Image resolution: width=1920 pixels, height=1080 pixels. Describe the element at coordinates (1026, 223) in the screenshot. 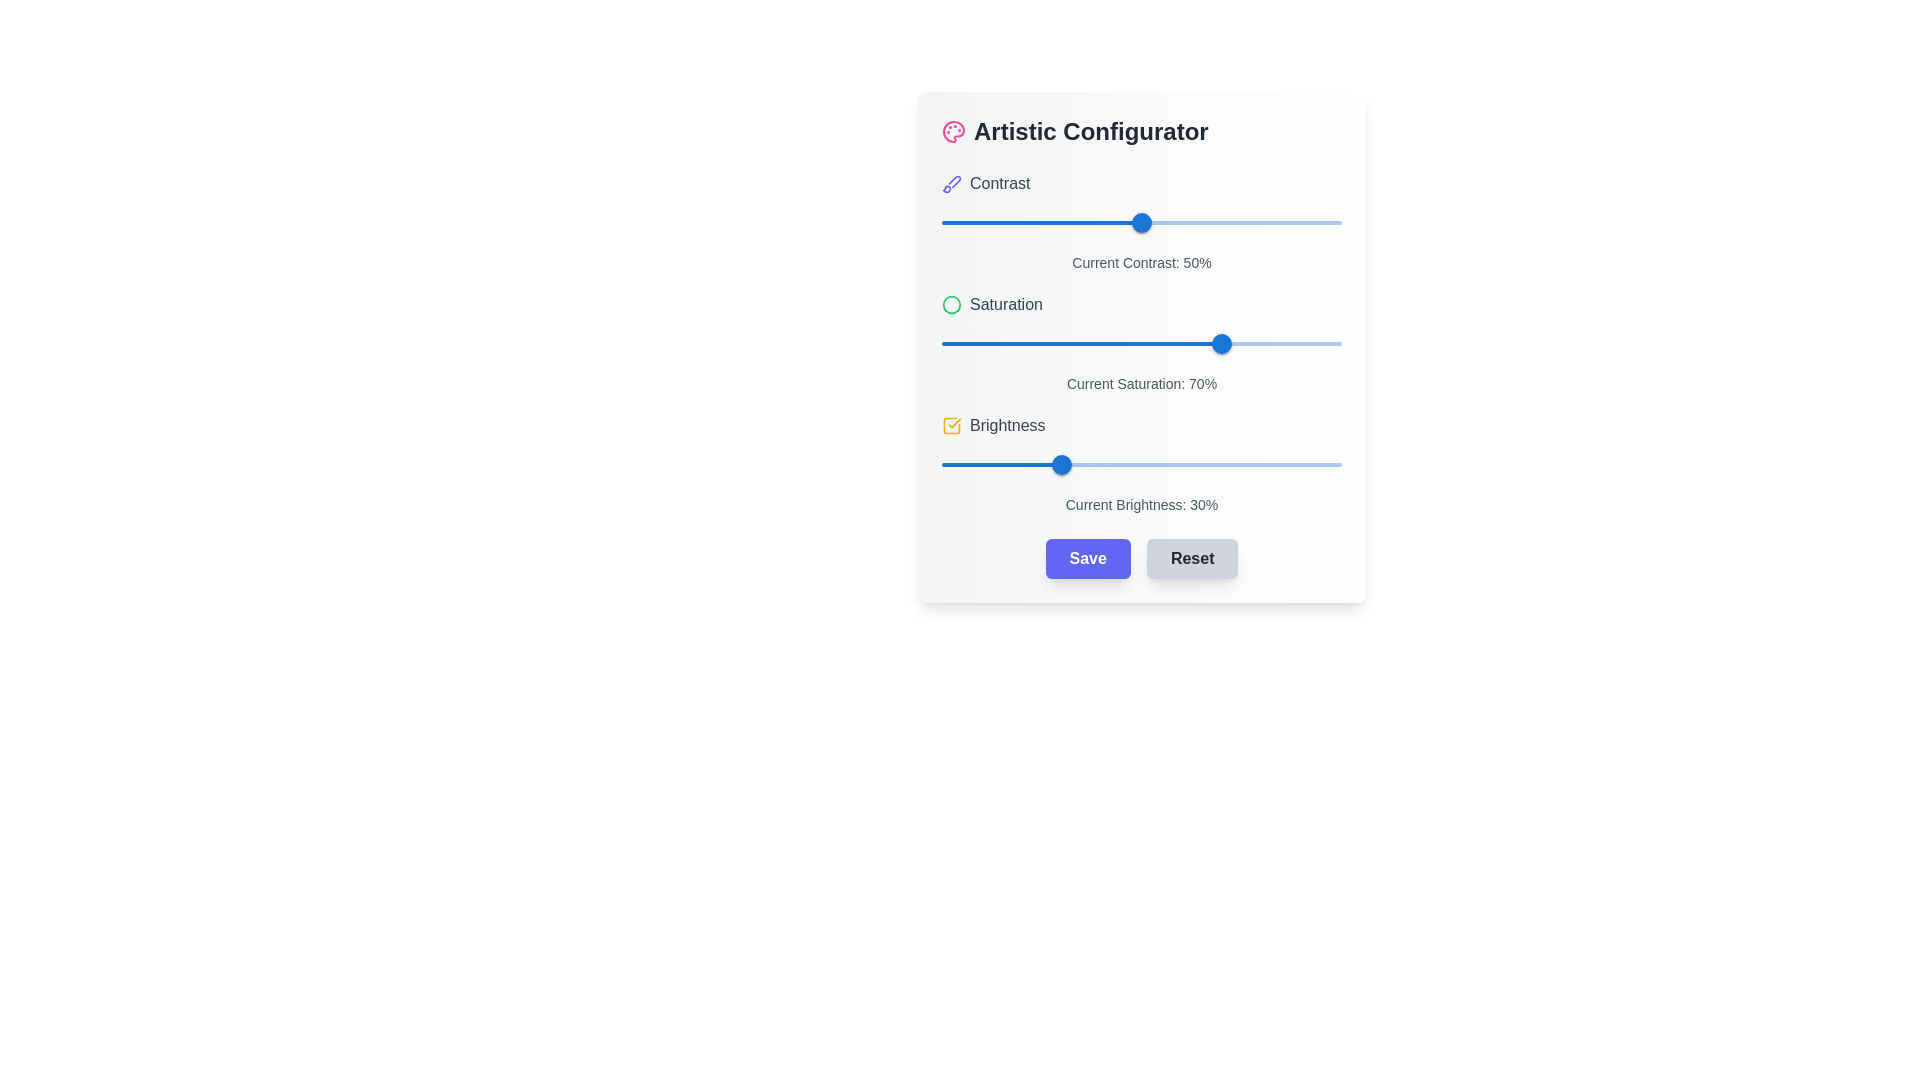

I see `the contrast level` at that location.